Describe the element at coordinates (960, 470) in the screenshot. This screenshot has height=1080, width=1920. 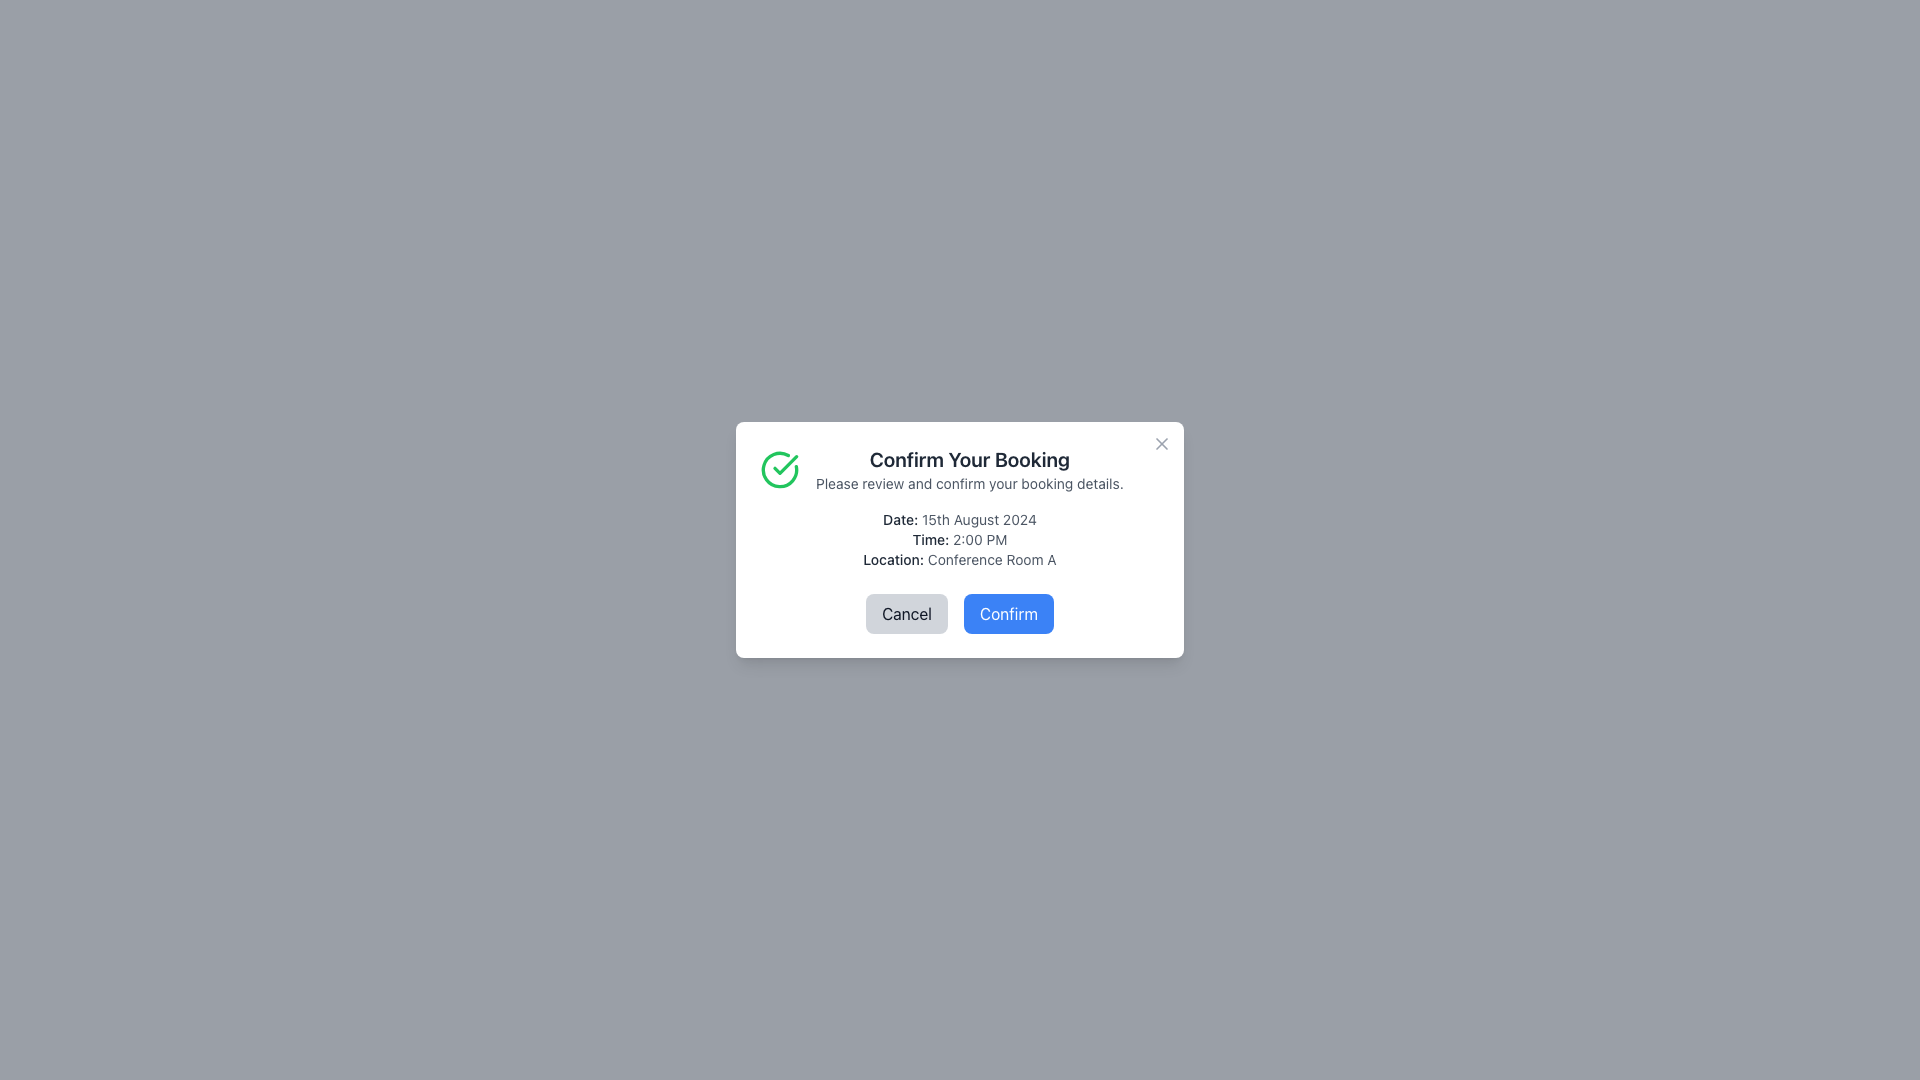
I see `title 'Confirm Your Booking' from the text element displaying a green checkmark icon, positioned prominently at the top of the white modal dialog box` at that location.